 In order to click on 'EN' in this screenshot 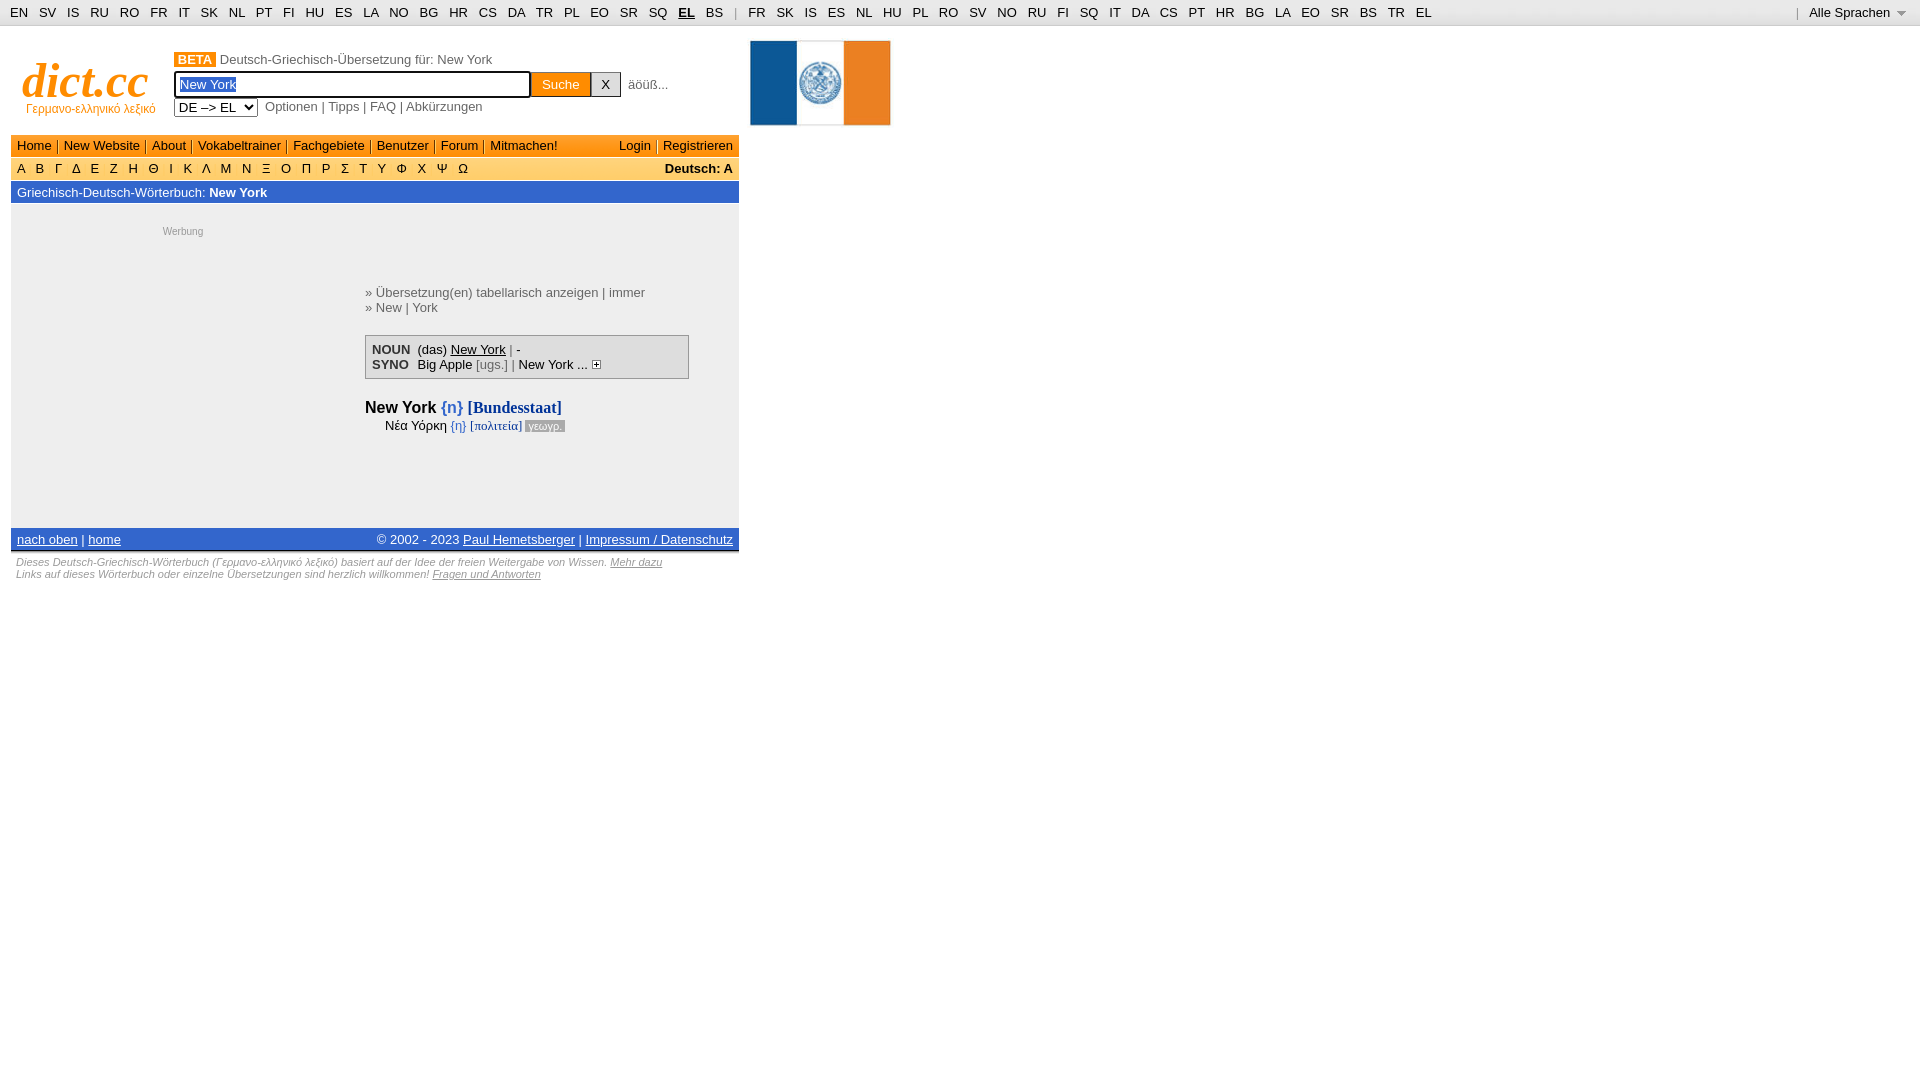, I will do `click(9, 12)`.